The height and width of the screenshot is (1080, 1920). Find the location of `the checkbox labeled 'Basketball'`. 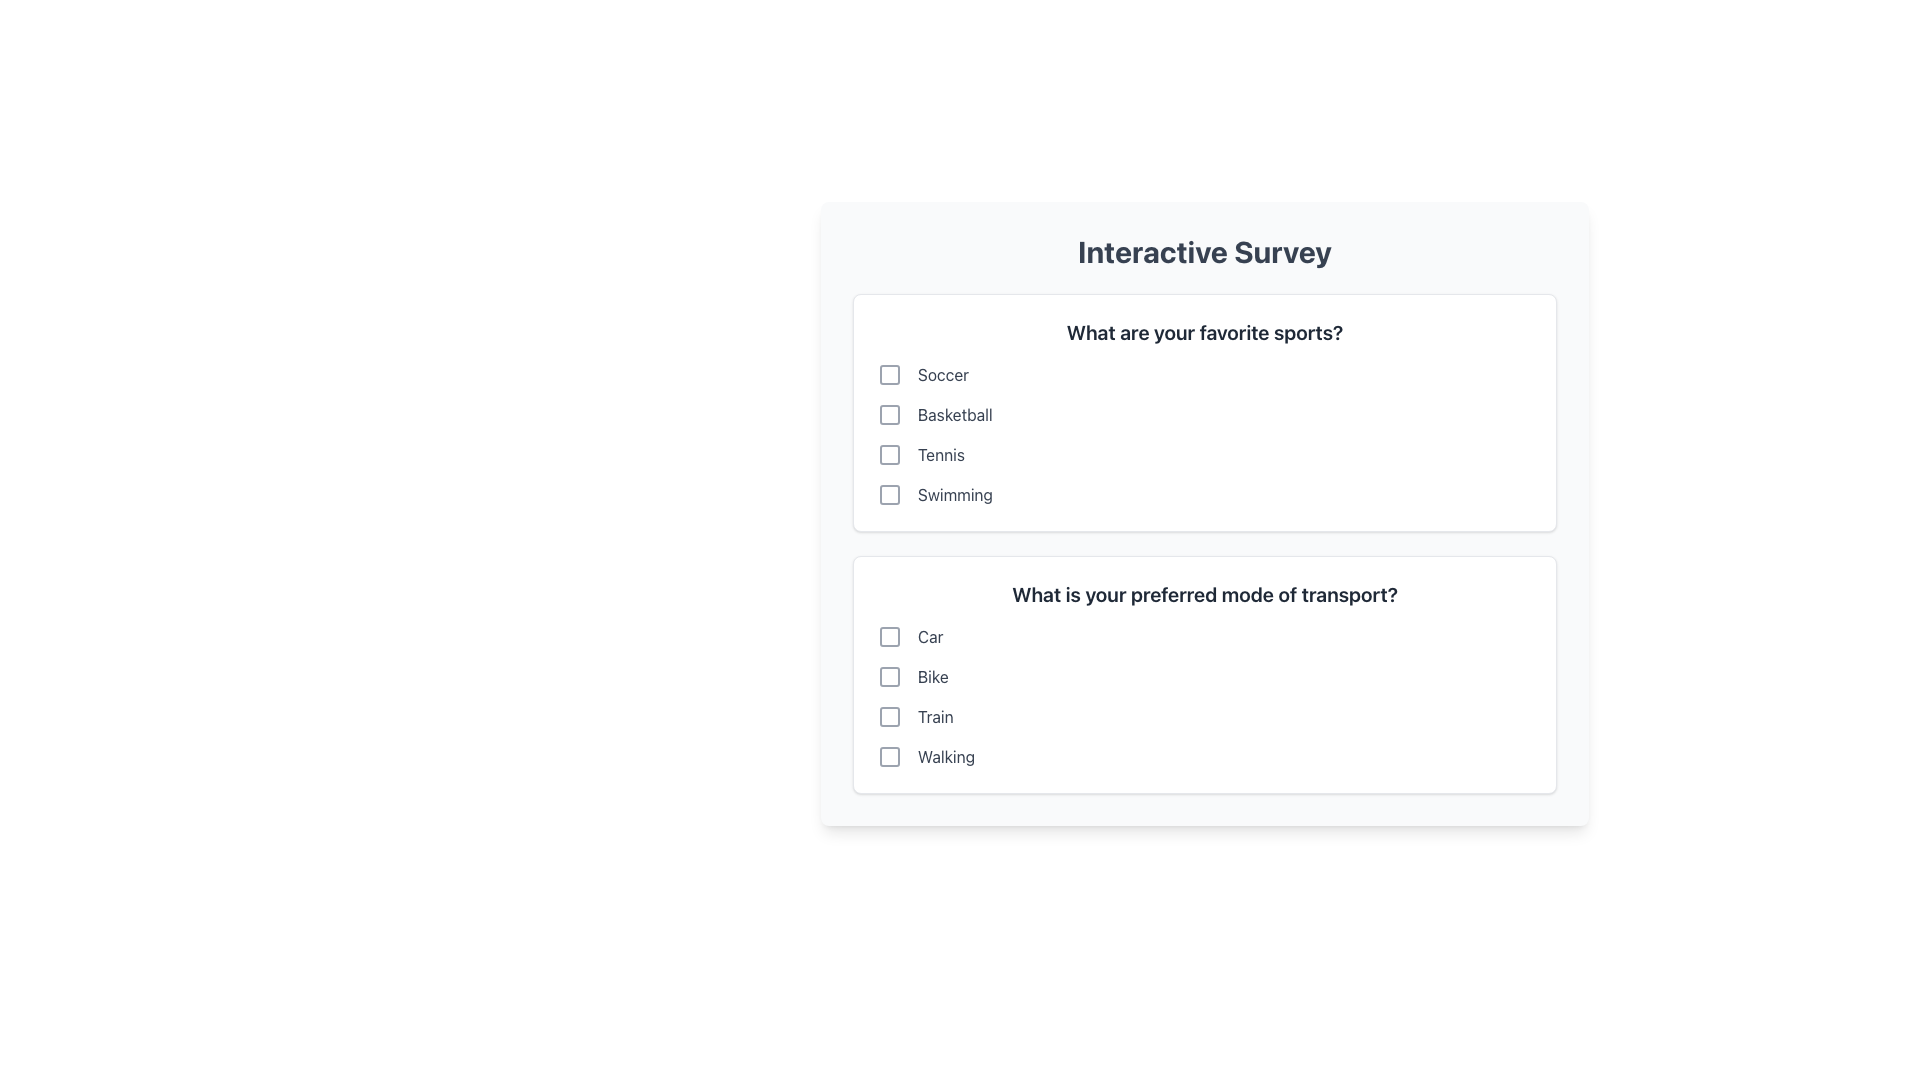

the checkbox labeled 'Basketball' is located at coordinates (1203, 414).